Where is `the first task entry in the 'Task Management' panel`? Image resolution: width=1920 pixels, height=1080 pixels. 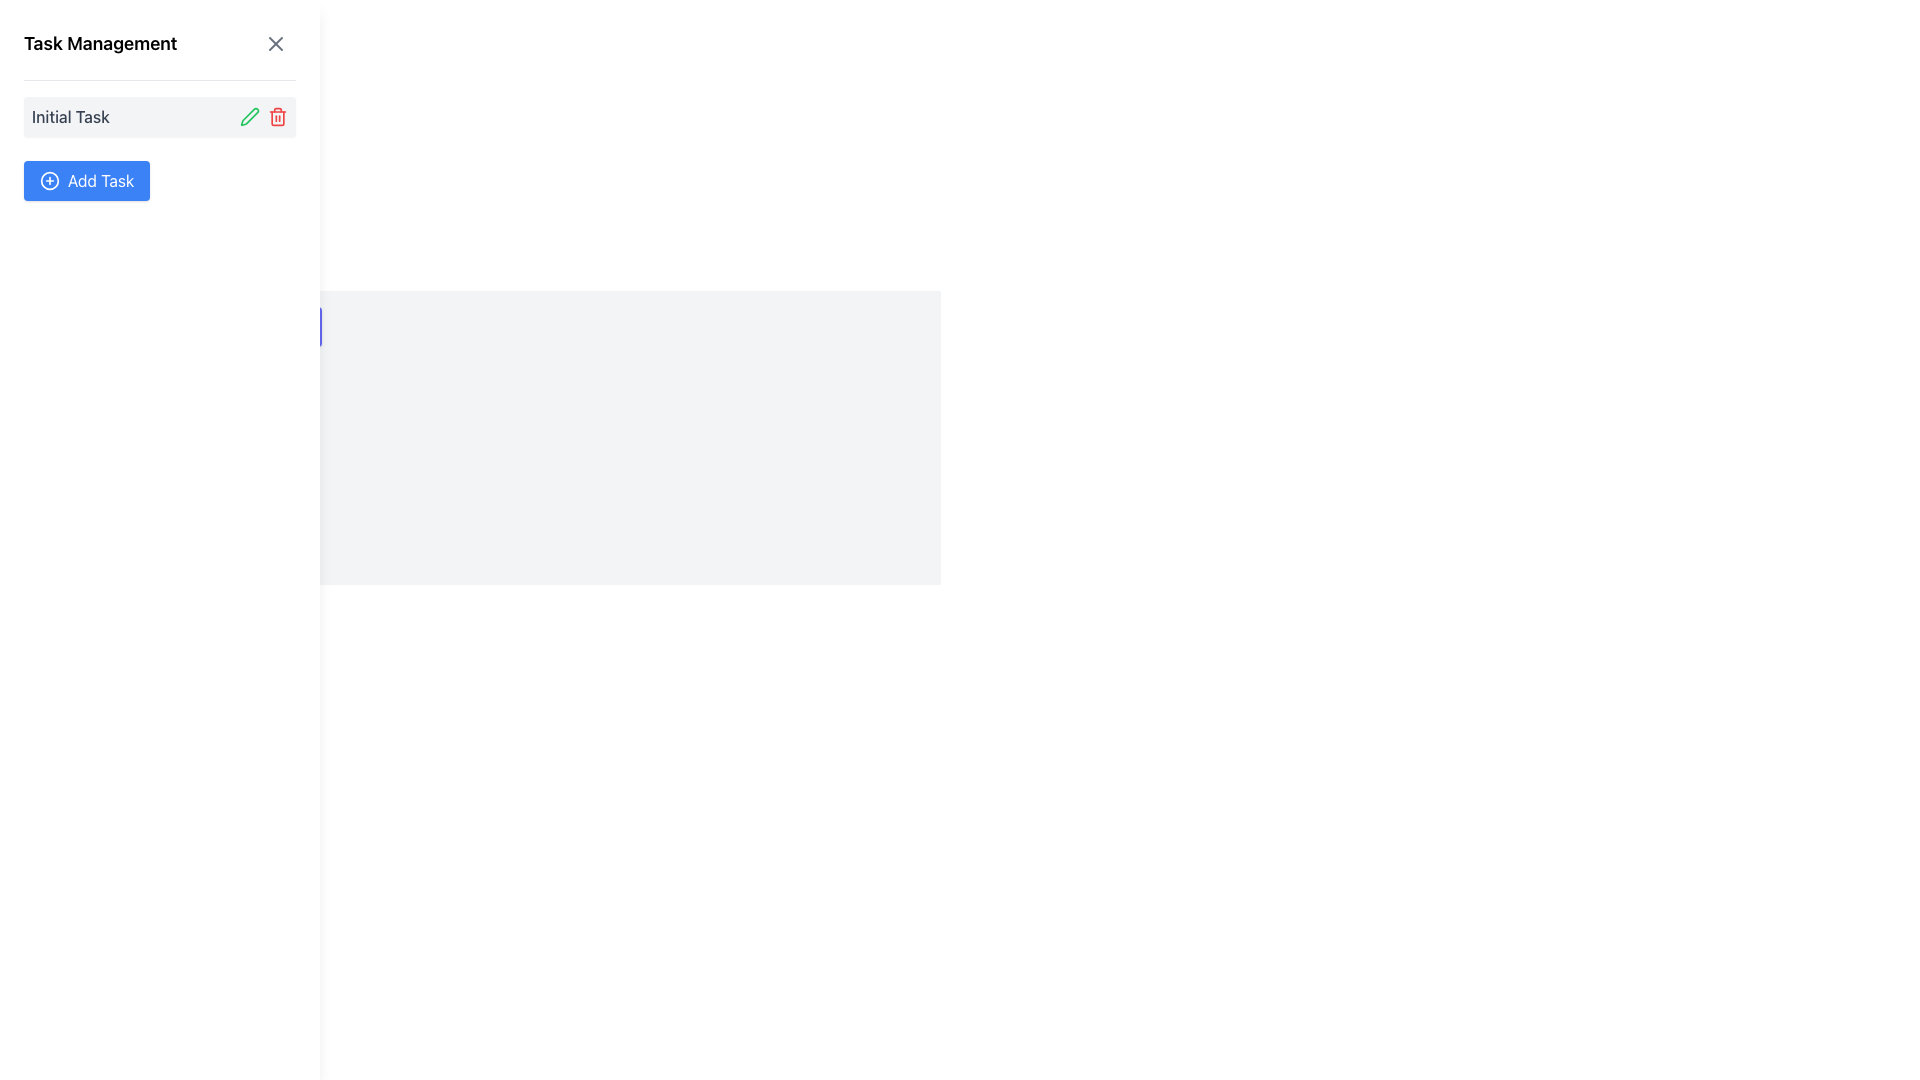 the first task entry in the 'Task Management' panel is located at coordinates (158, 116).